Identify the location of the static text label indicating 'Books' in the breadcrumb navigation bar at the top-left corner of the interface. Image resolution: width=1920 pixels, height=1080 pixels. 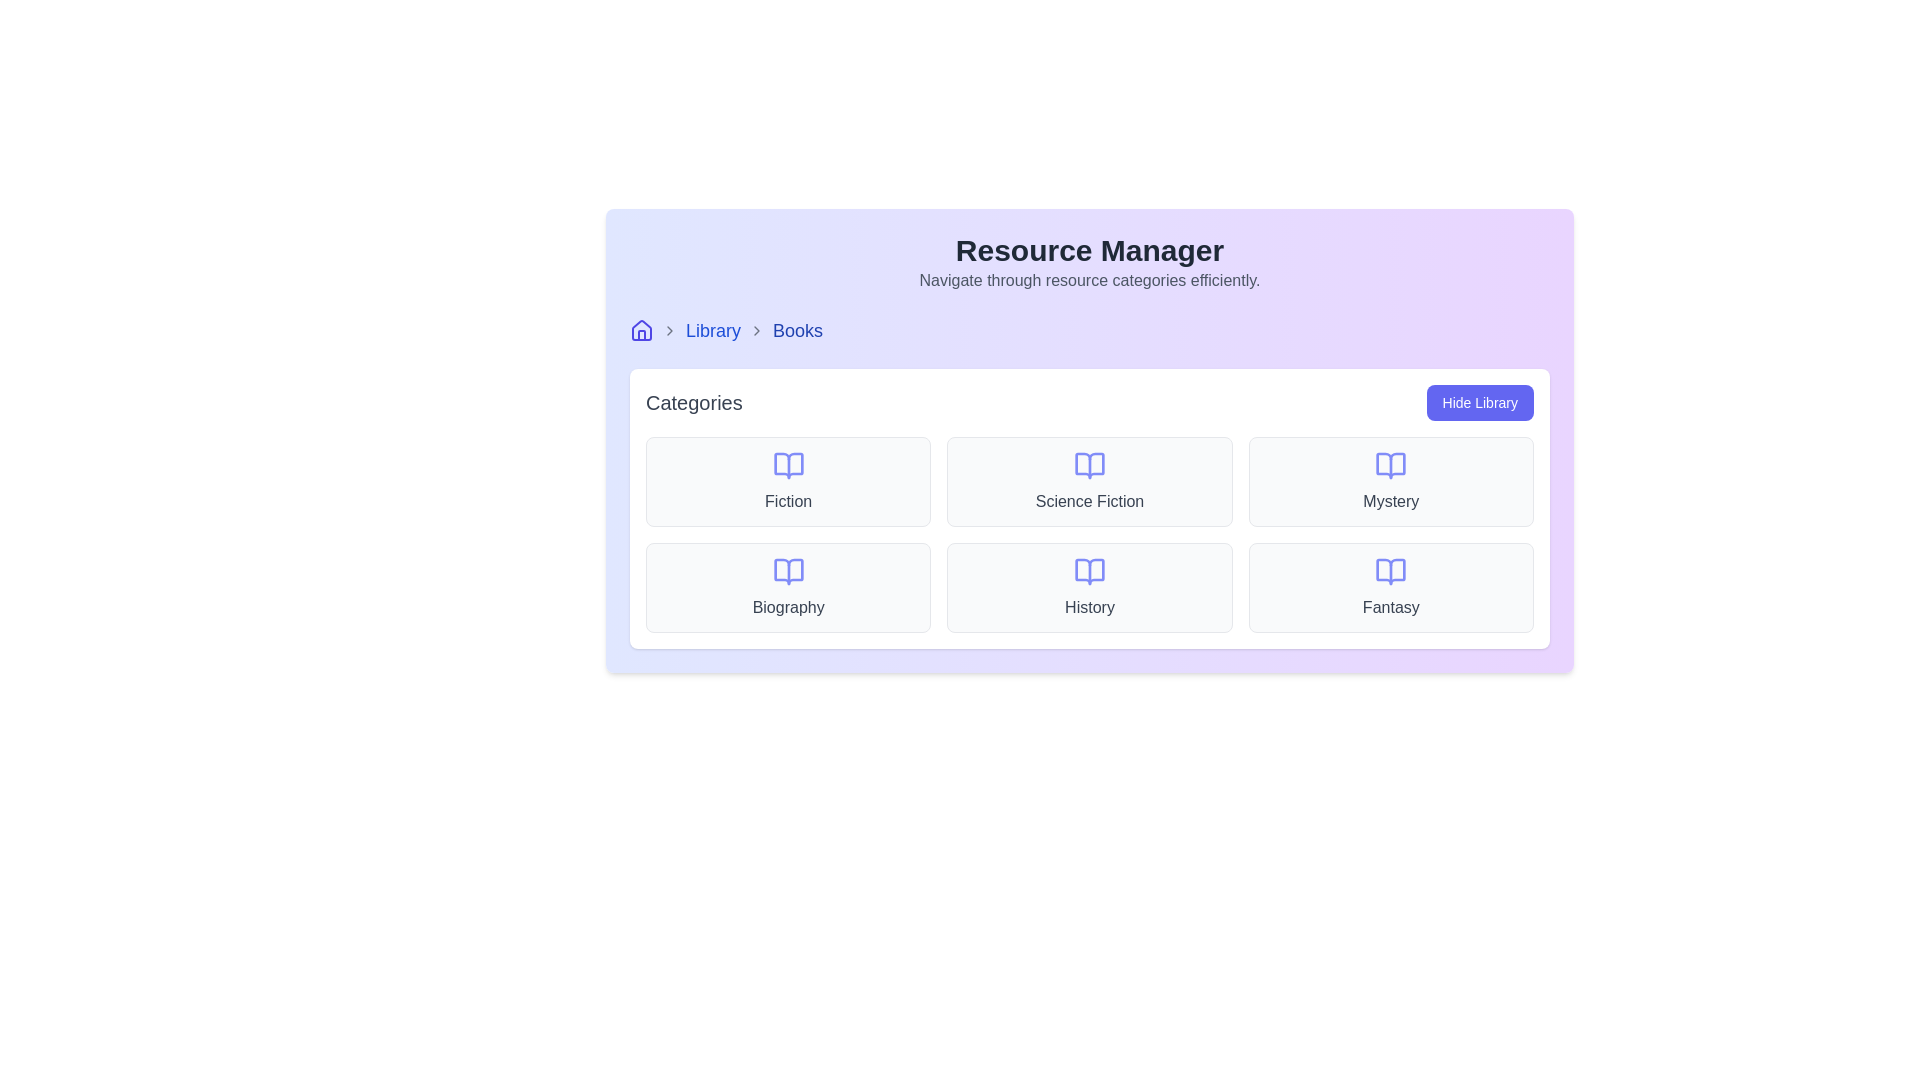
(797, 330).